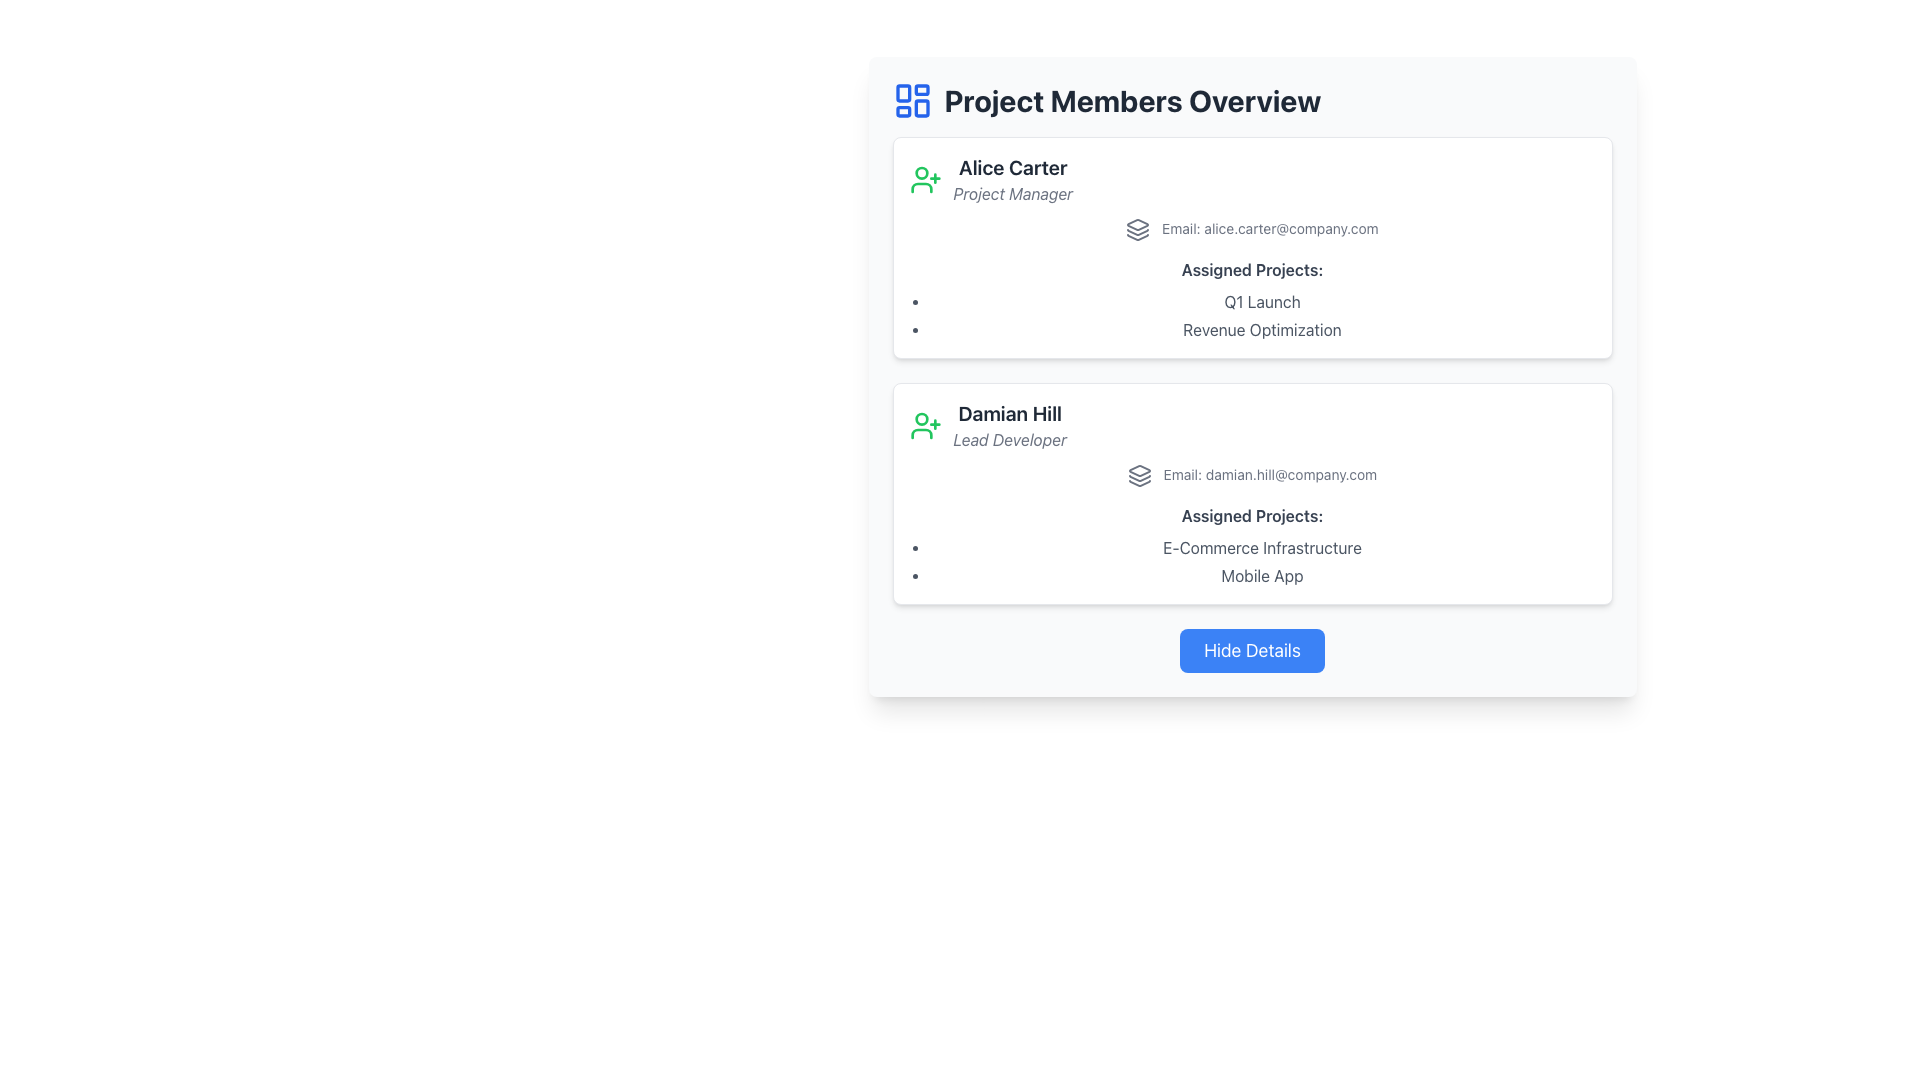 Image resolution: width=1920 pixels, height=1080 pixels. What do you see at coordinates (1261, 547) in the screenshot?
I see `the text label displaying the project name in the bulleted list under the 'Assigned Projects' section in the 'Damian Hill' information card` at bounding box center [1261, 547].